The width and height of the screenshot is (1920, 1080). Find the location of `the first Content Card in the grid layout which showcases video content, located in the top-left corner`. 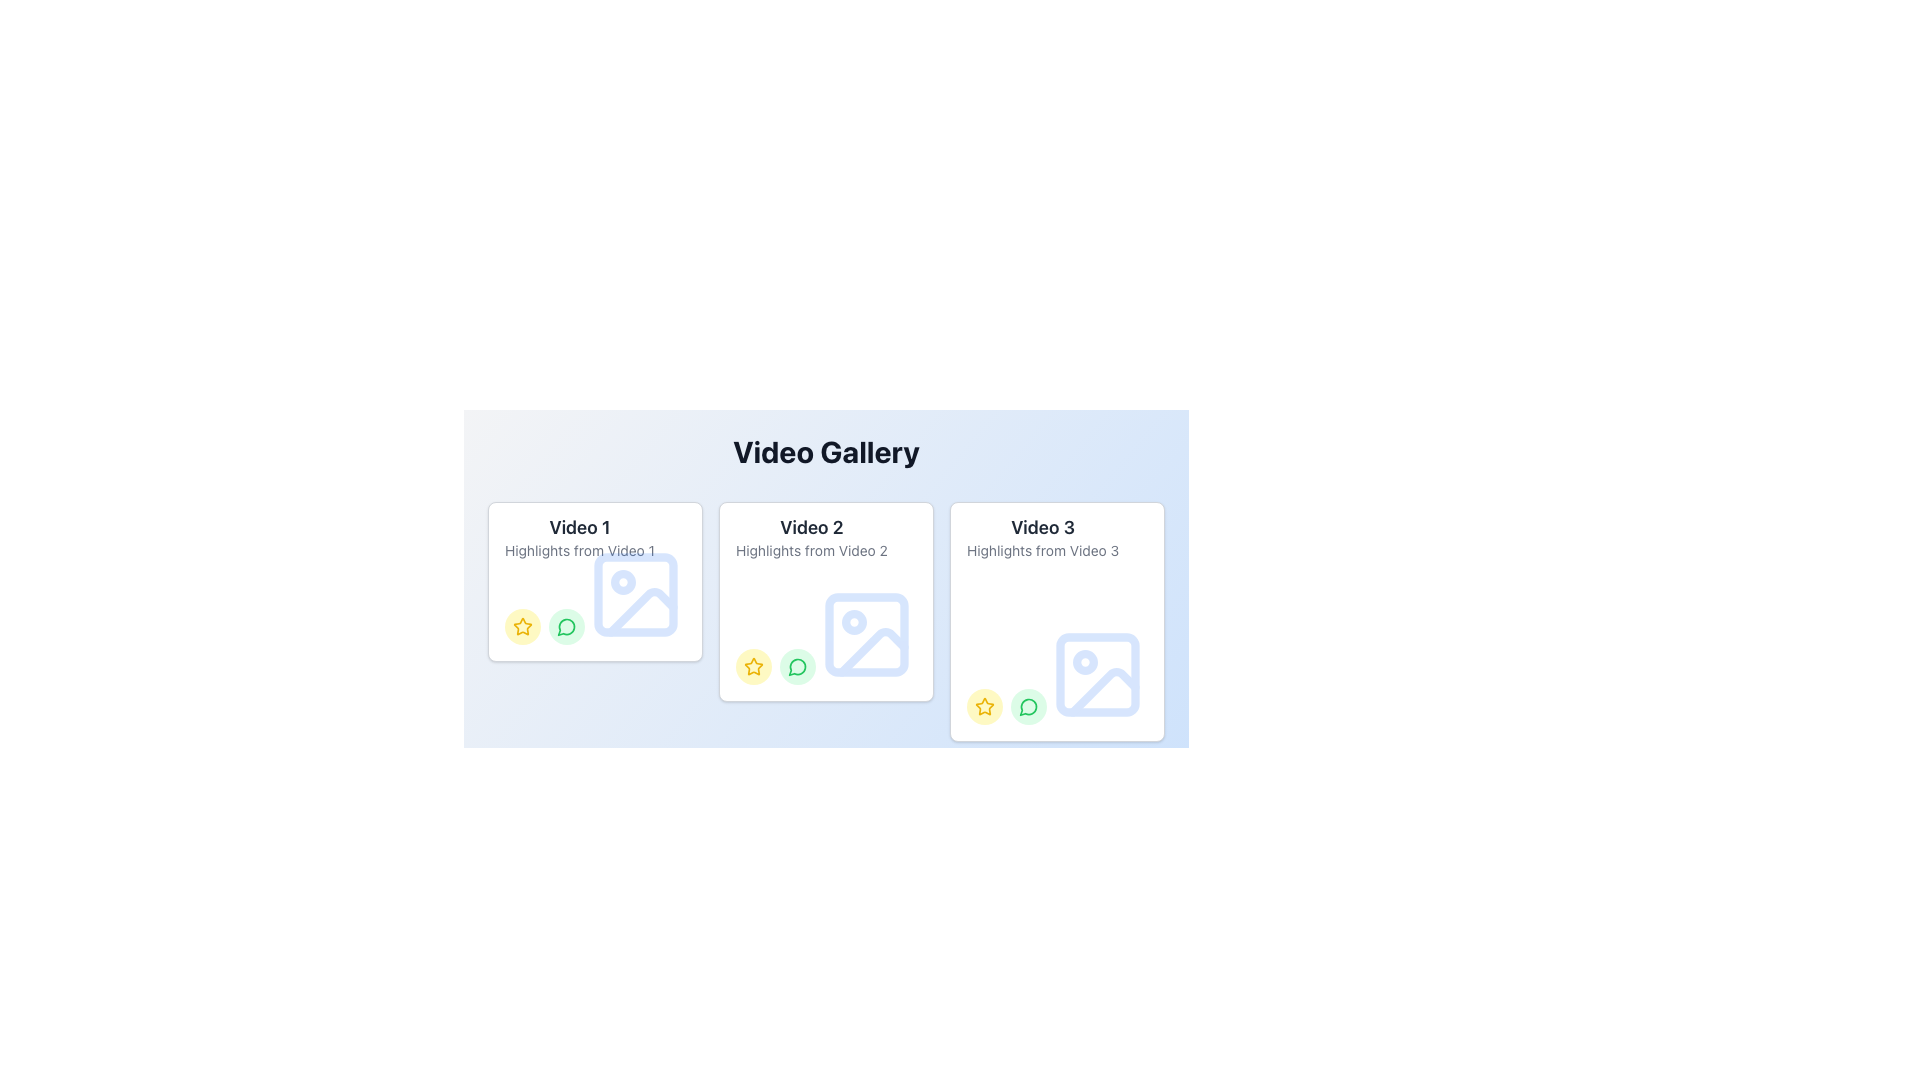

the first Content Card in the grid layout which showcases video content, located in the top-left corner is located at coordinates (594, 582).